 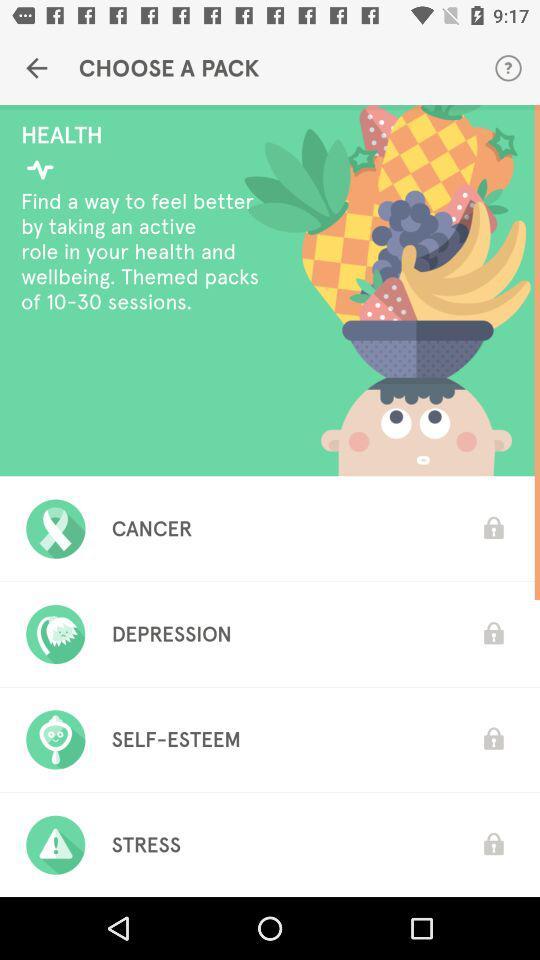 I want to click on find a way icon, so click(x=144, y=250).